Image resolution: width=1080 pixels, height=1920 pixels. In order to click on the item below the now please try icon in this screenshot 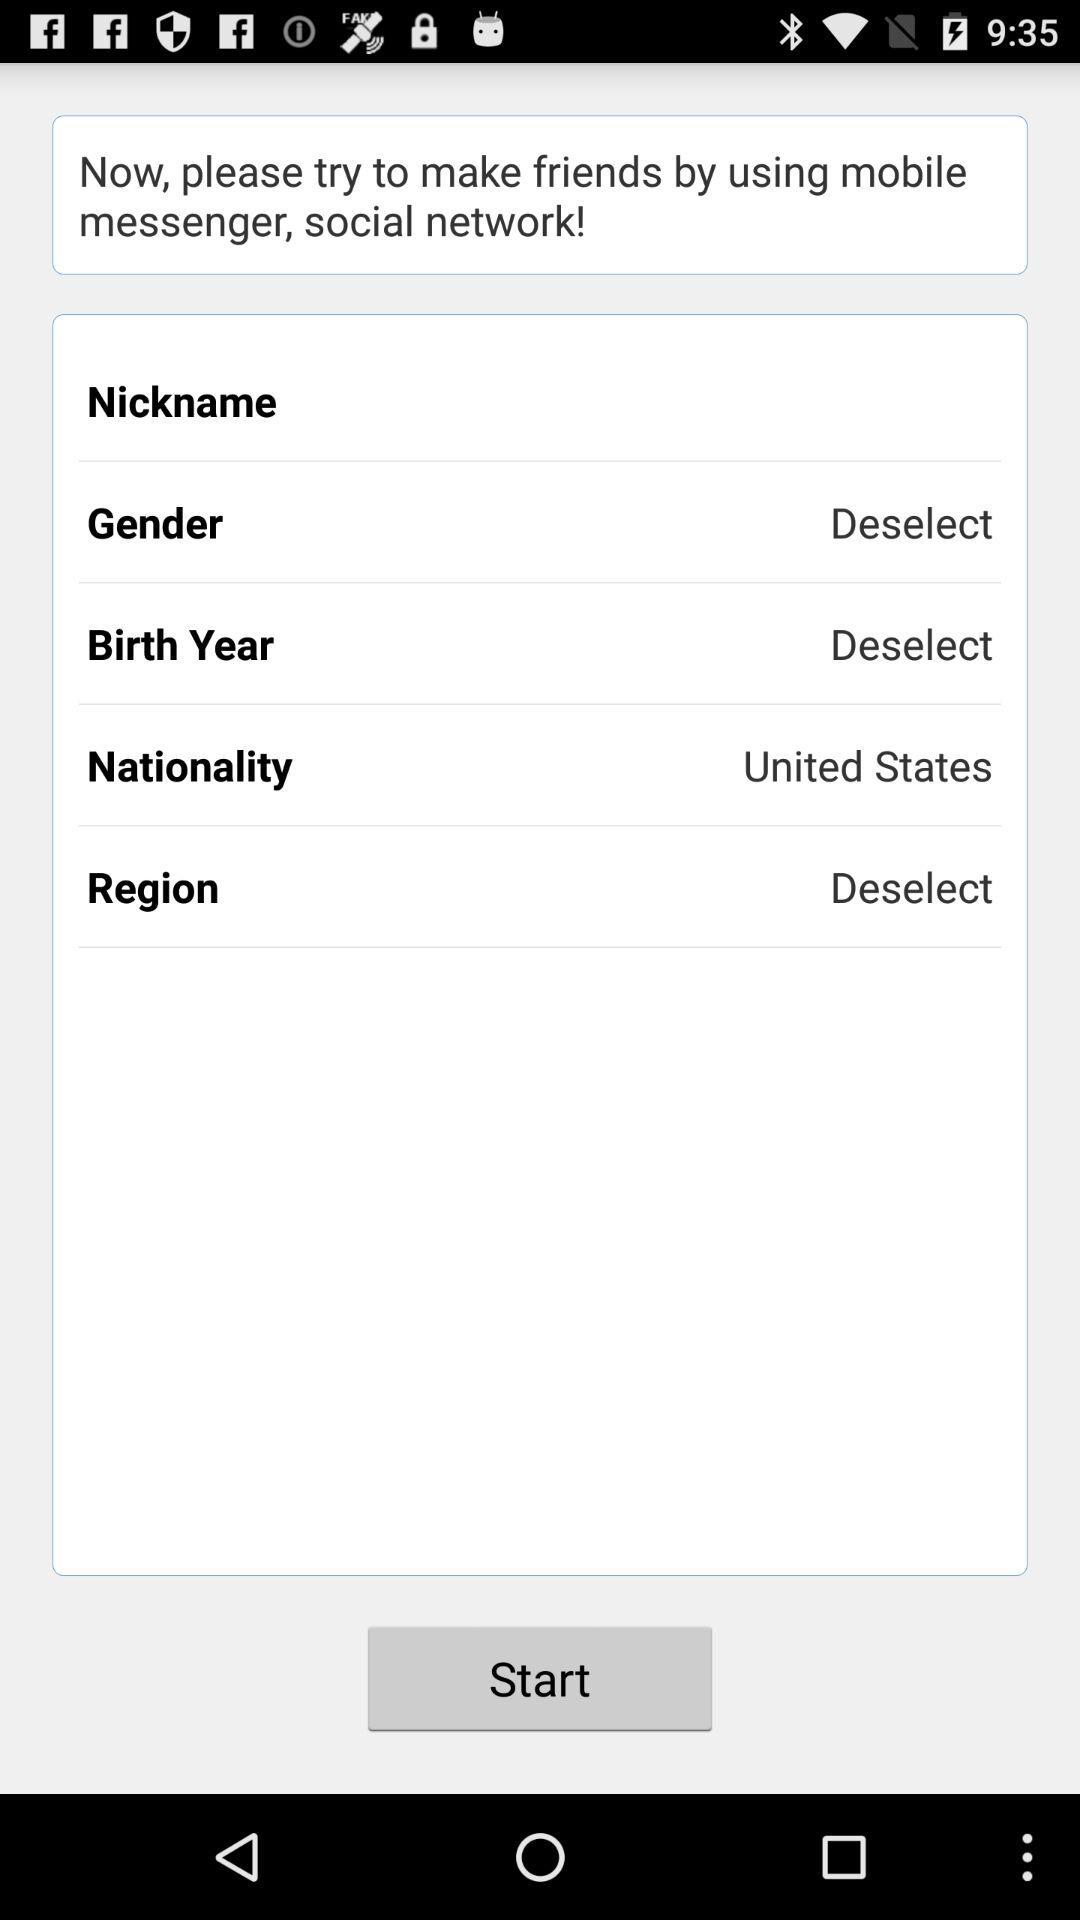, I will do `click(540, 400)`.